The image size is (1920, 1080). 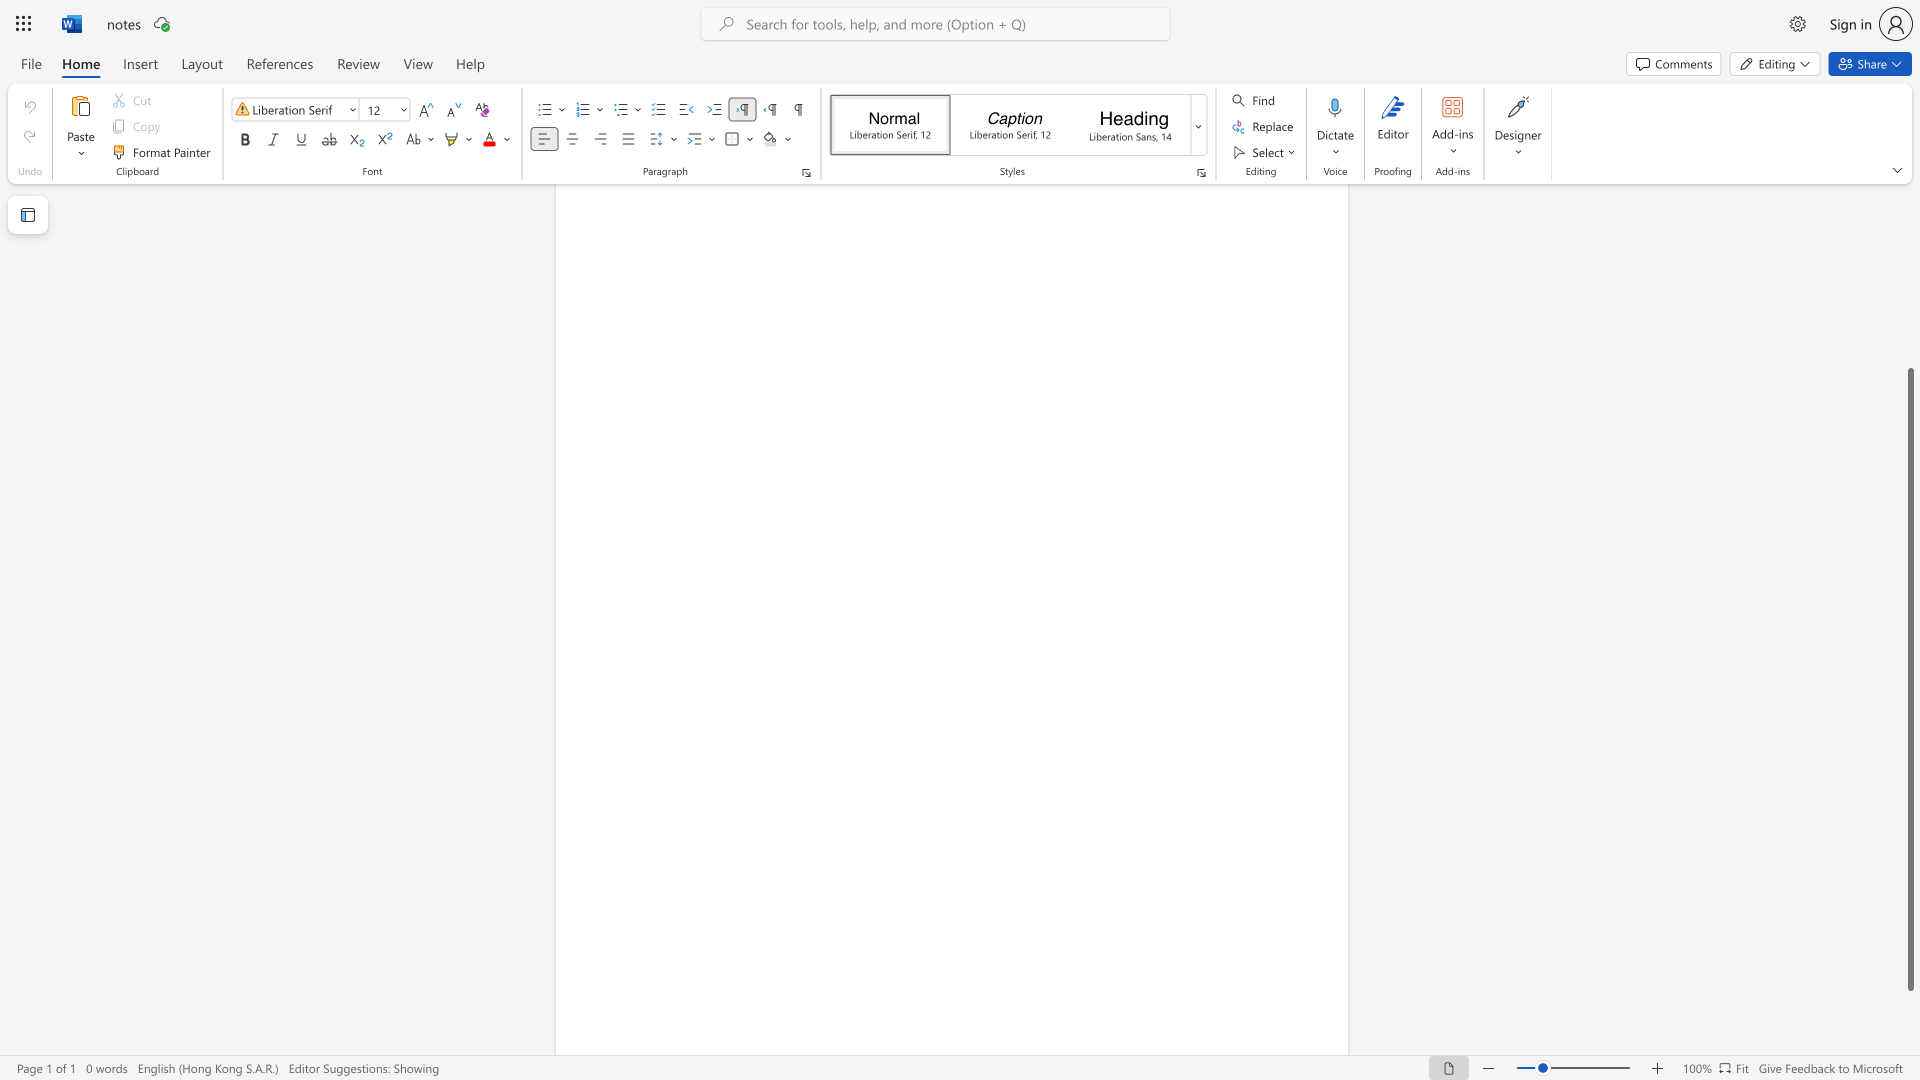 What do you see at coordinates (1909, 319) in the screenshot?
I see `the scrollbar to scroll the page up` at bounding box center [1909, 319].